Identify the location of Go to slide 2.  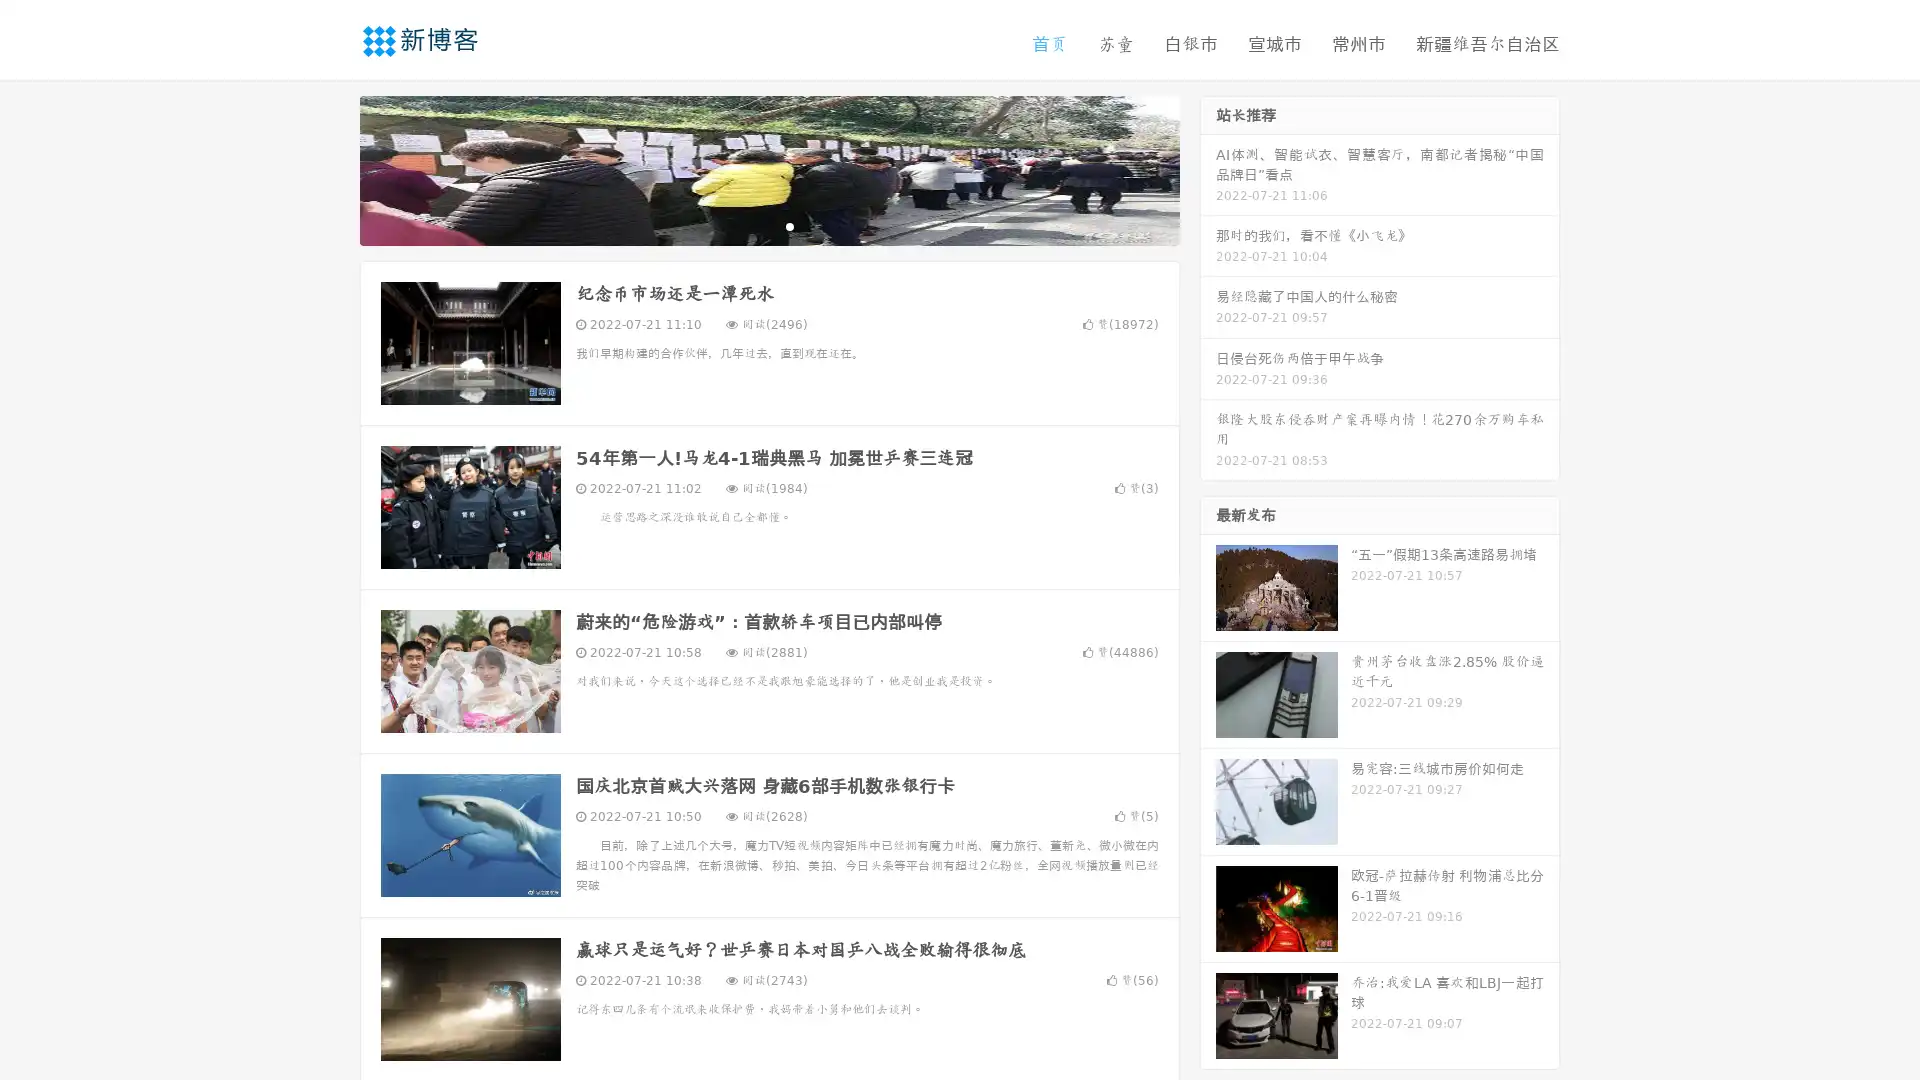
(768, 225).